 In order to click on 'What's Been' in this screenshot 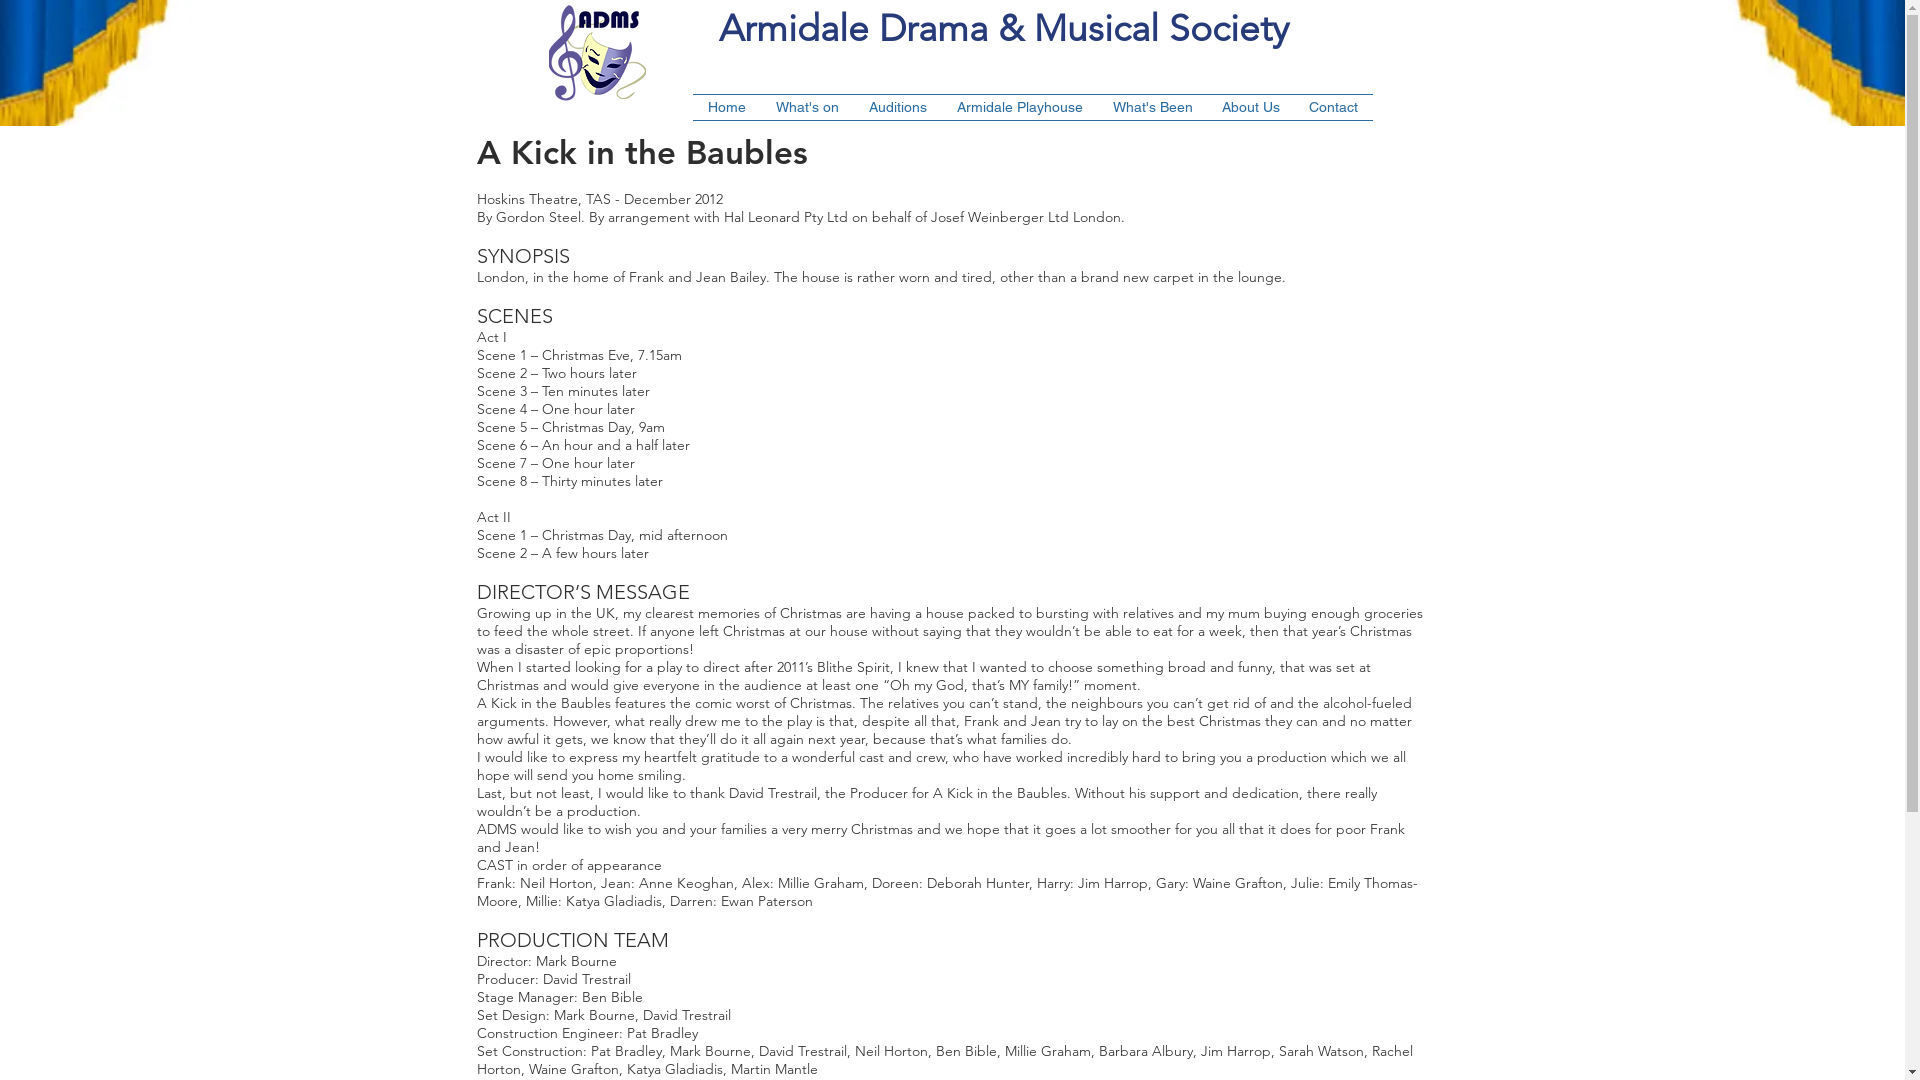, I will do `click(1152, 107)`.